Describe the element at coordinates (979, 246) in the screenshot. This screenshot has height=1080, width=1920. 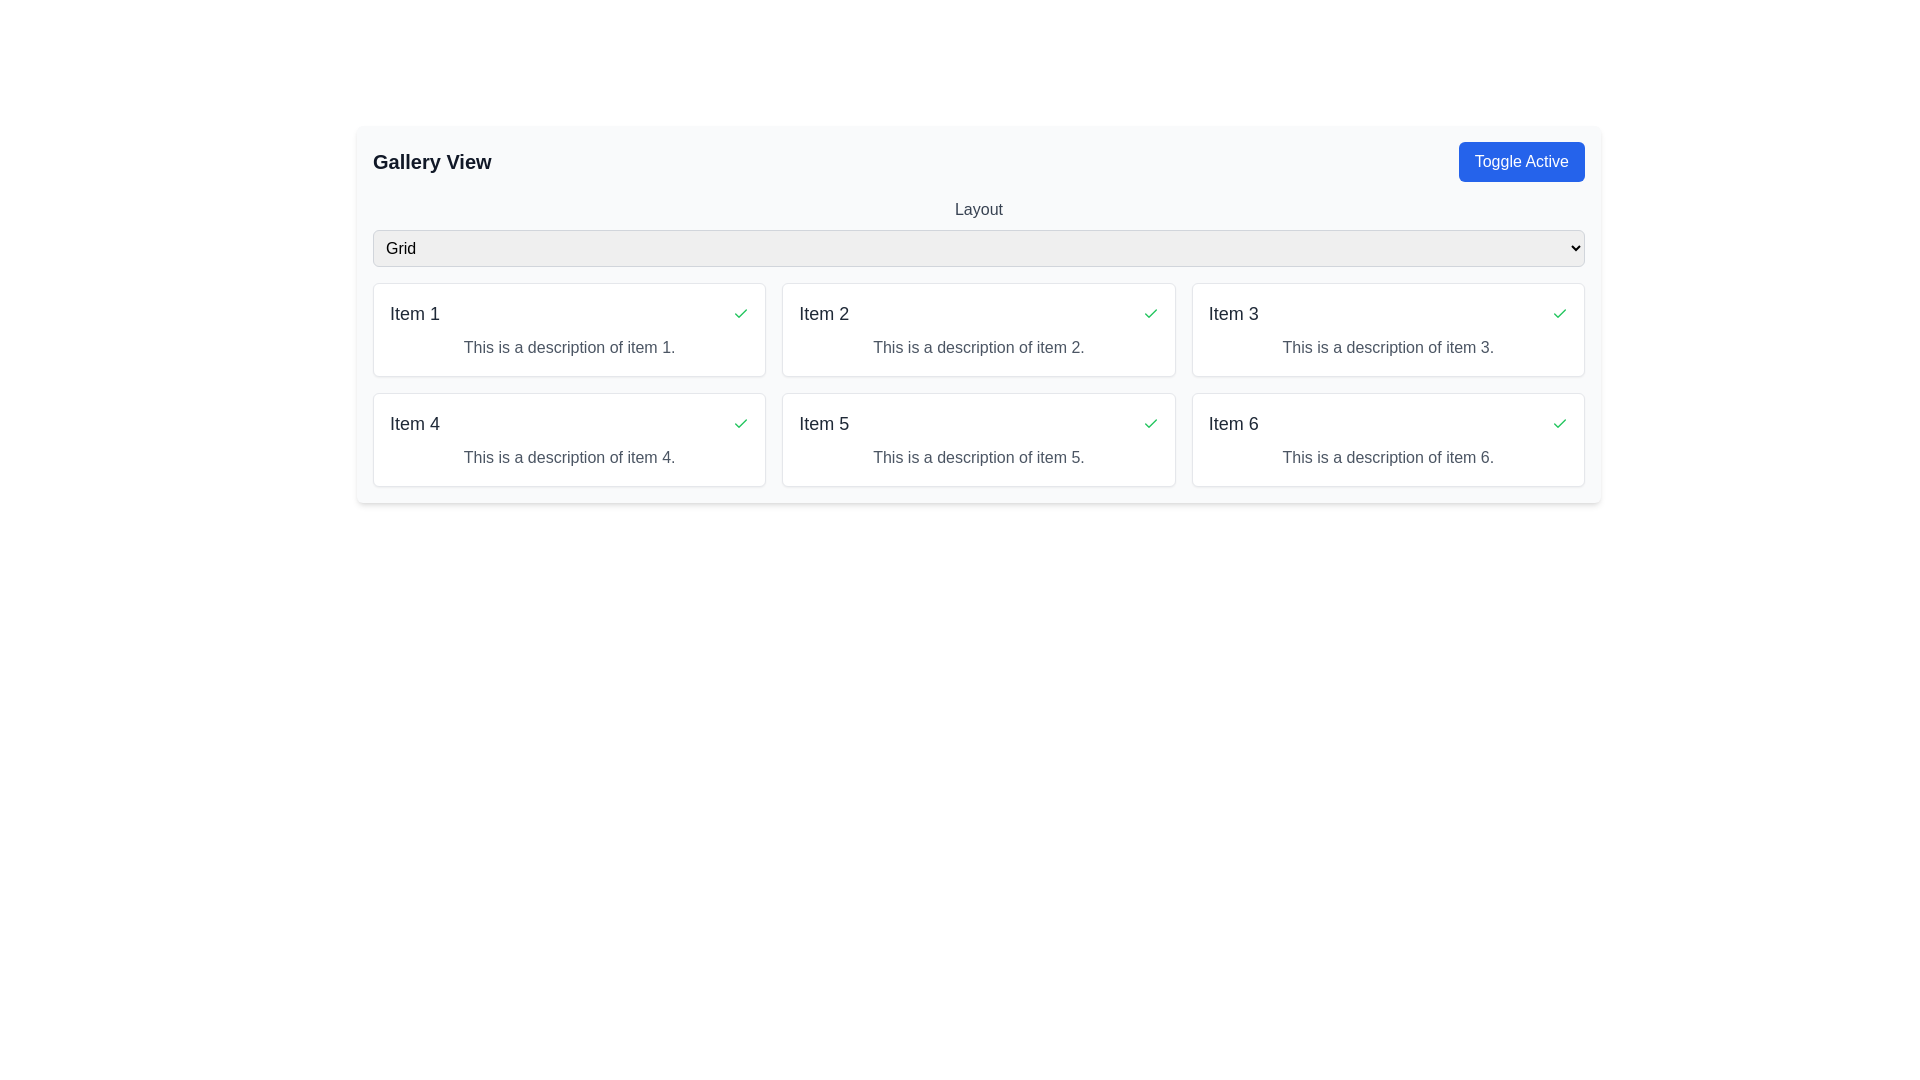
I see `the dropdown menu located centrally beneath the 'Layout' label` at that location.